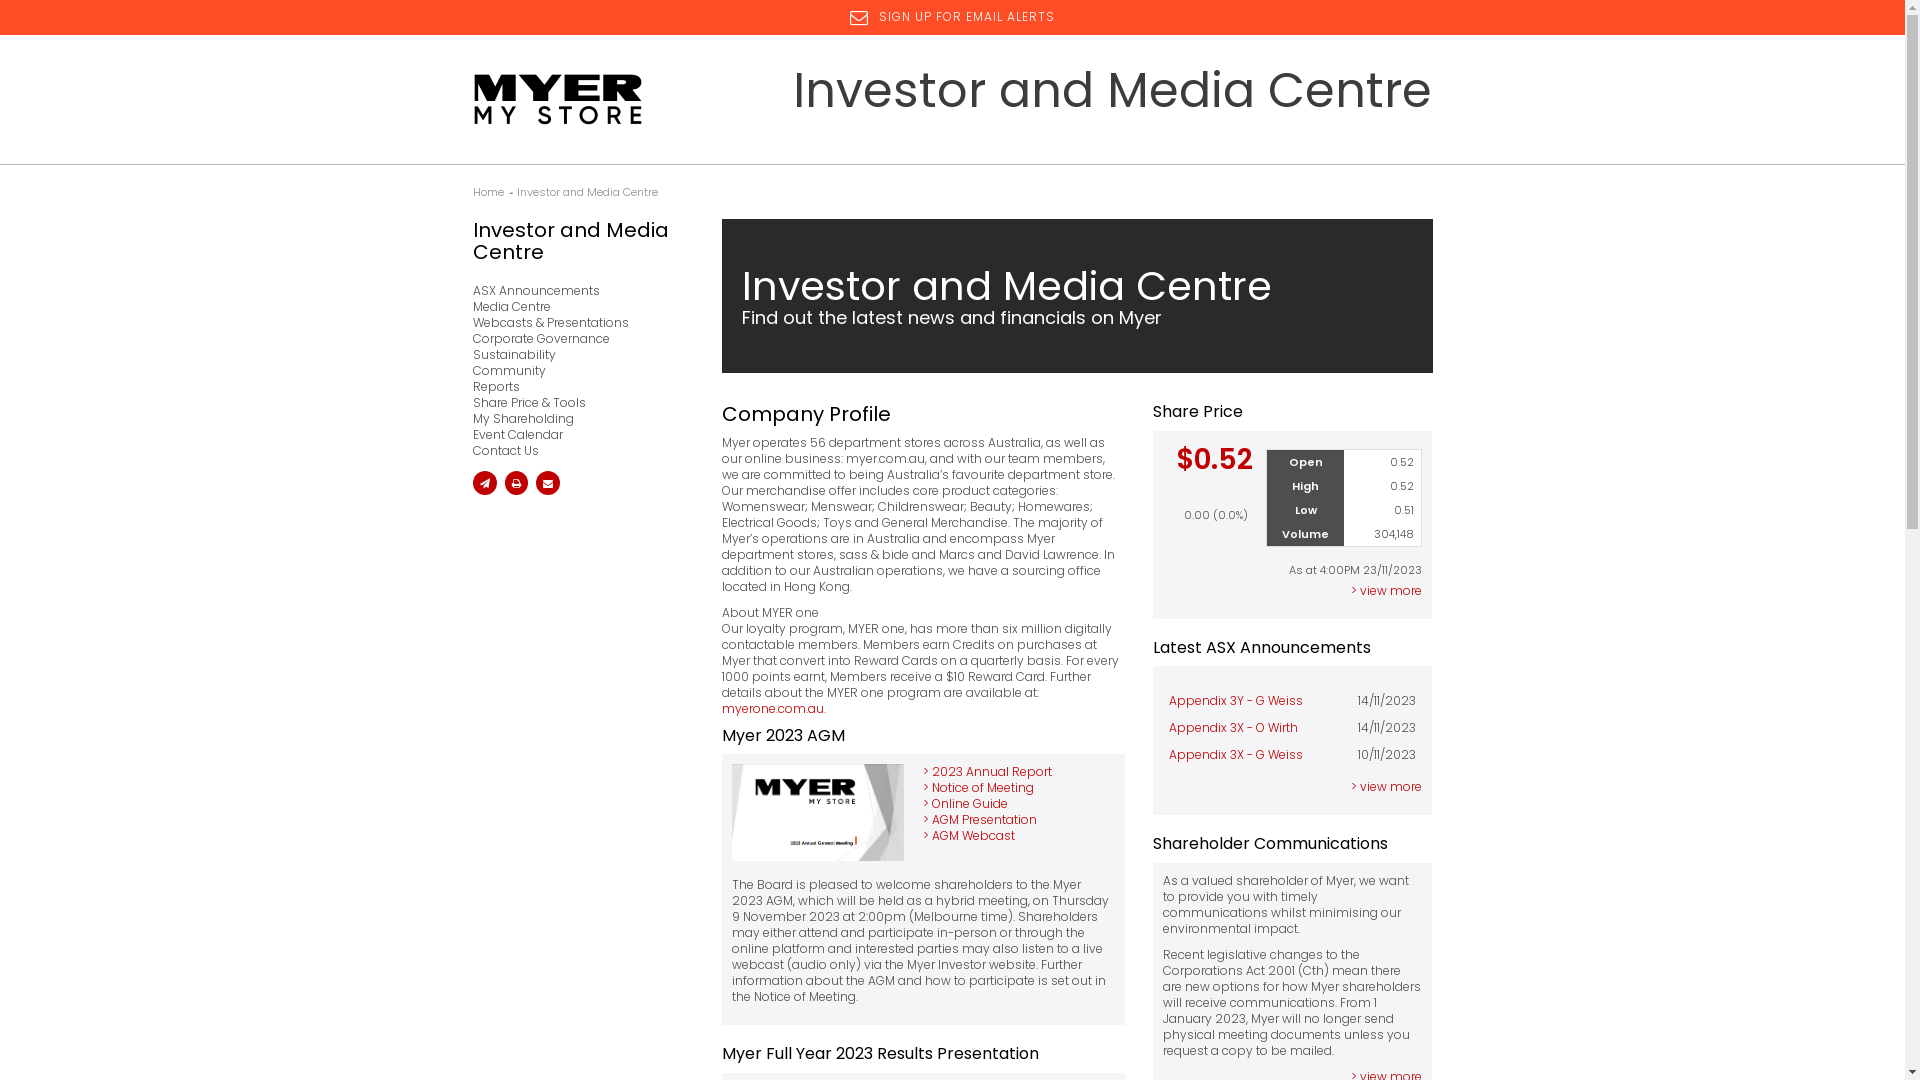  I want to click on '> 2023 Annual Report', so click(921, 770).